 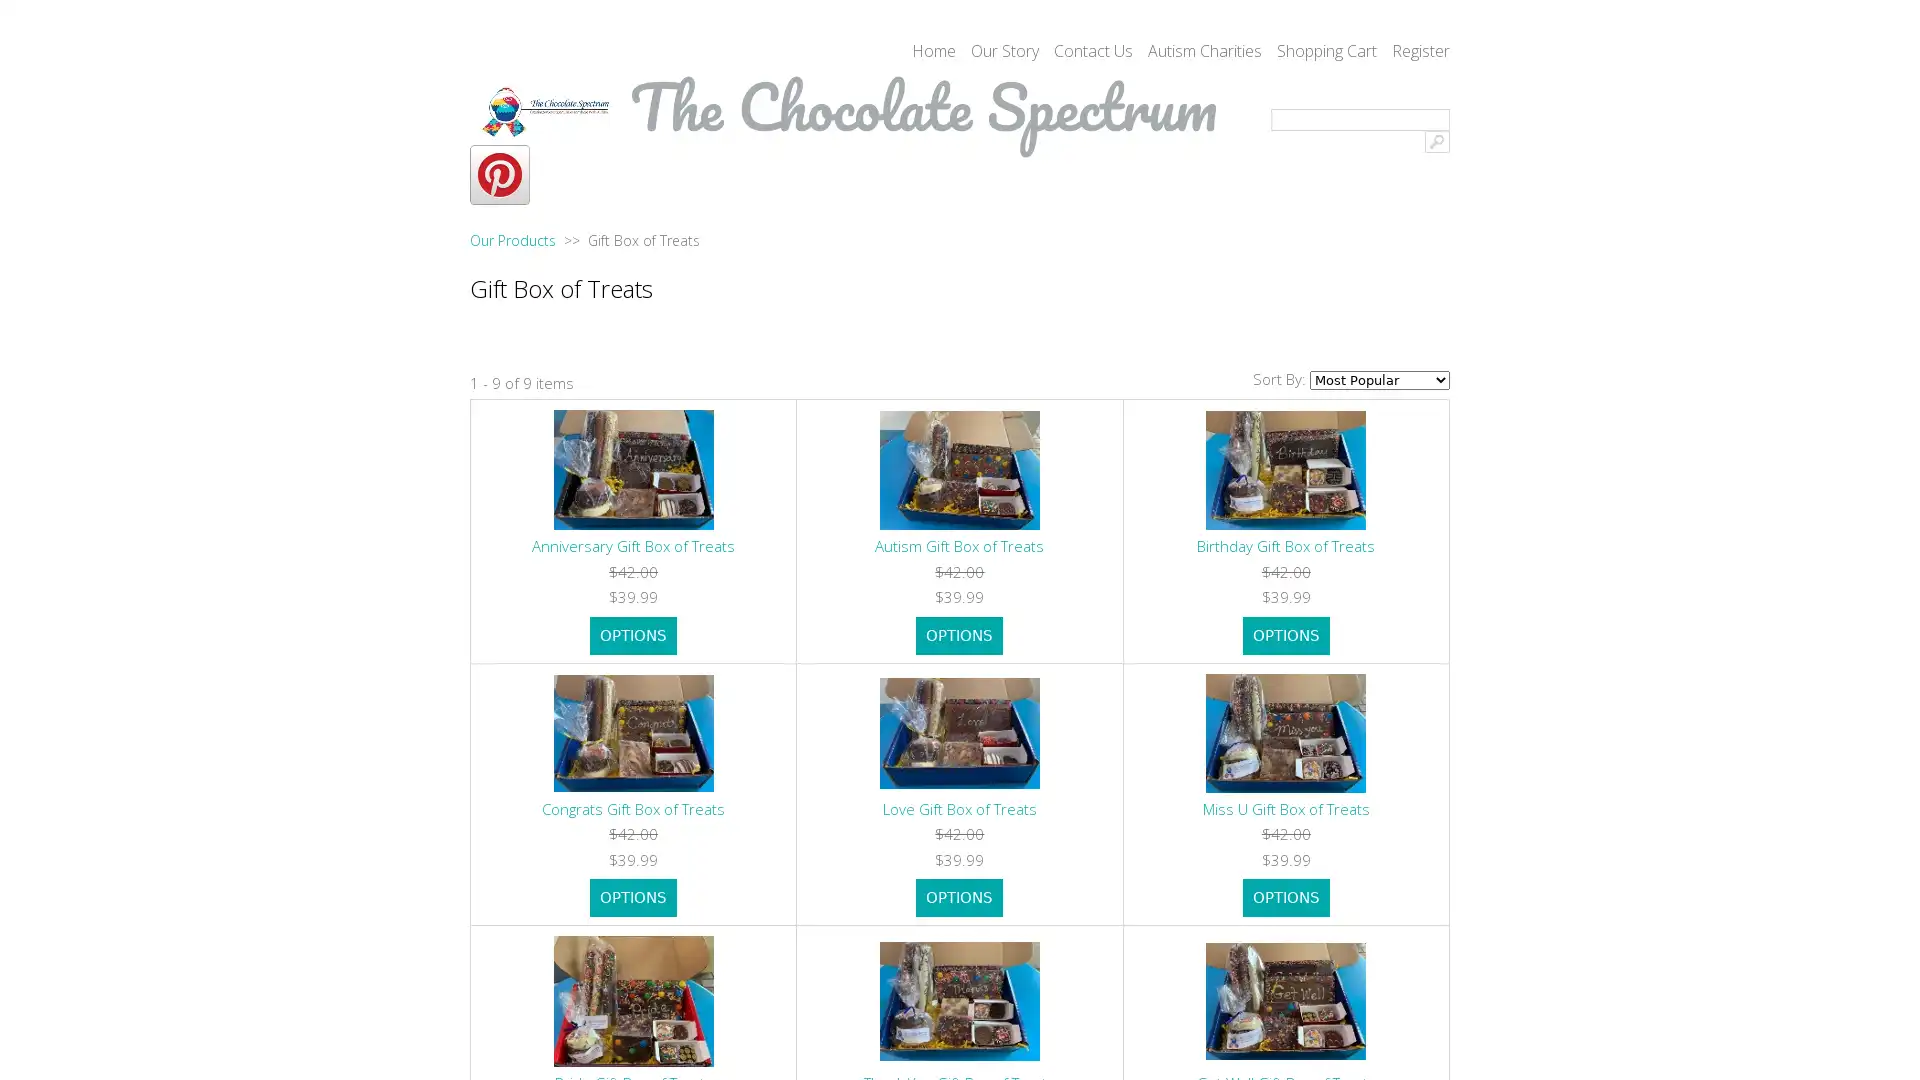 What do you see at coordinates (1285, 897) in the screenshot?
I see `Options` at bounding box center [1285, 897].